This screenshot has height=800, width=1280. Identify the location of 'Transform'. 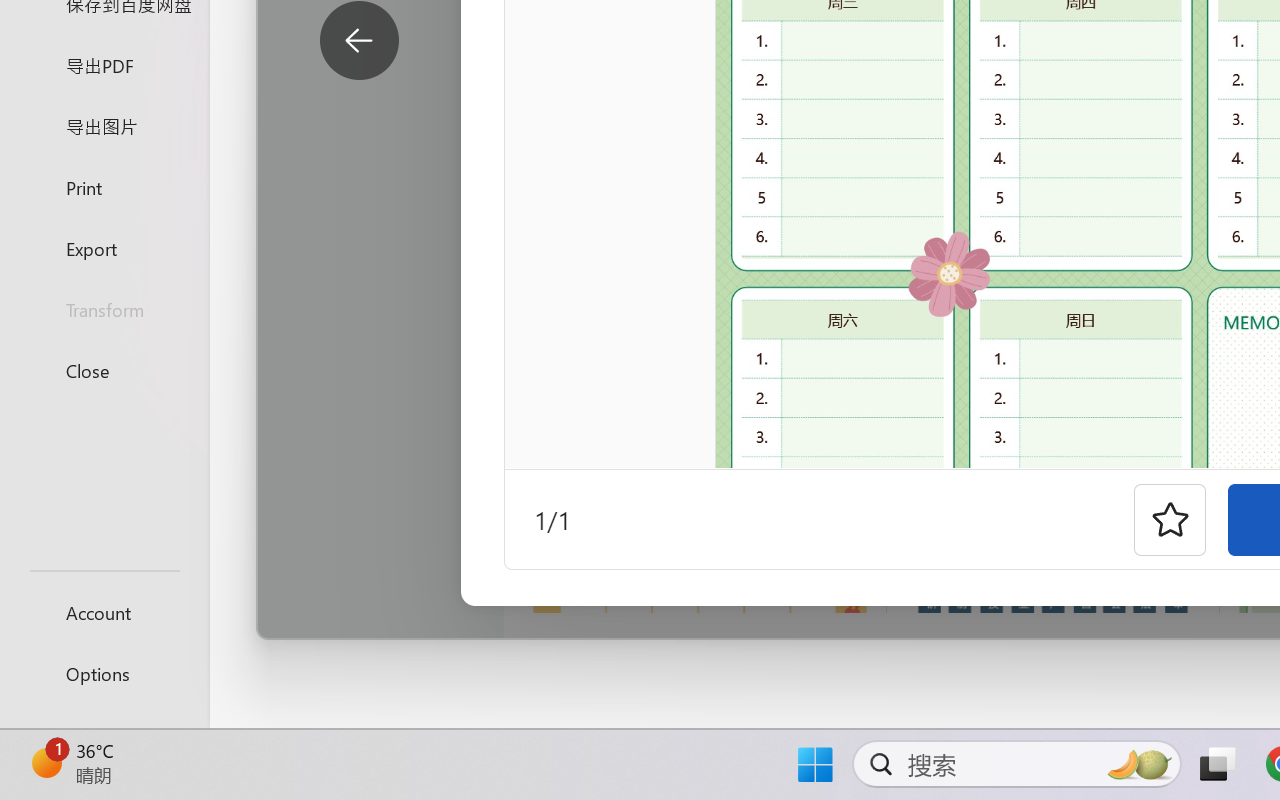
(103, 308).